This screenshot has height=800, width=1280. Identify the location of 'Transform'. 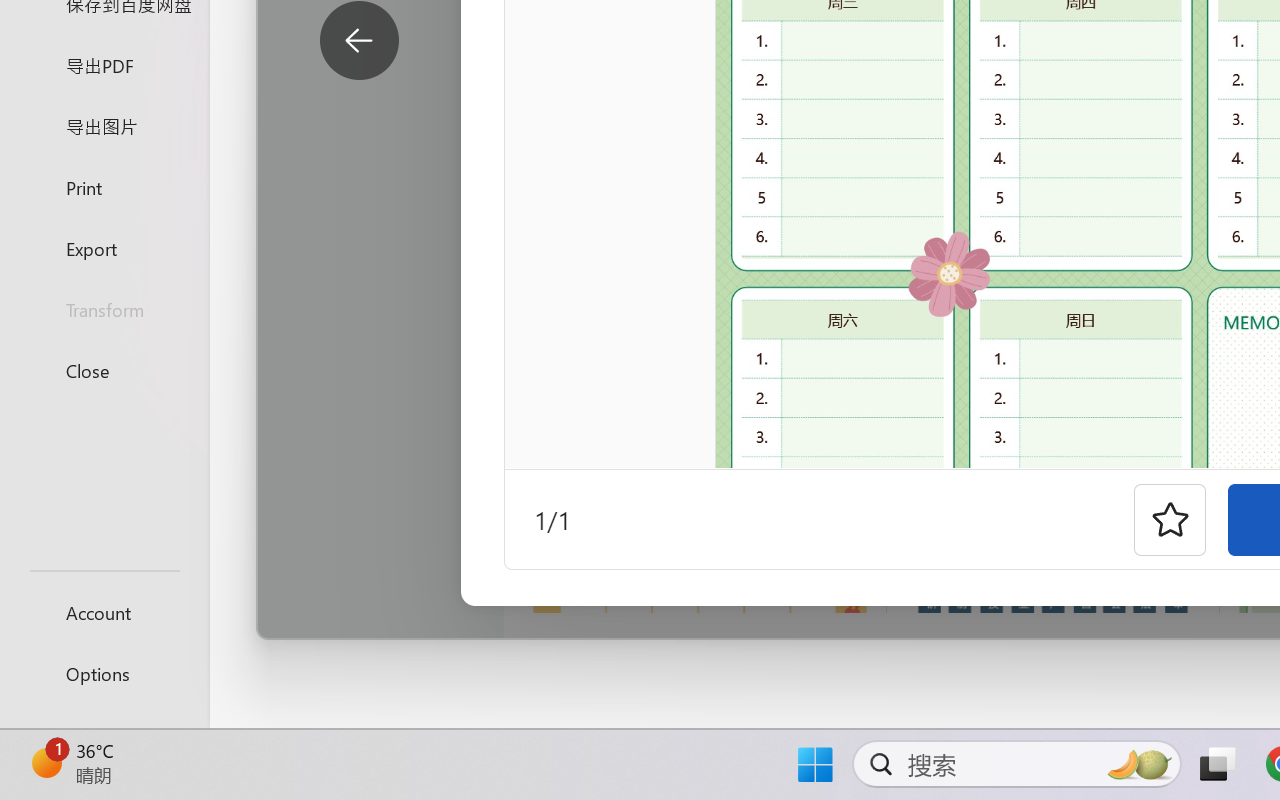
(103, 308).